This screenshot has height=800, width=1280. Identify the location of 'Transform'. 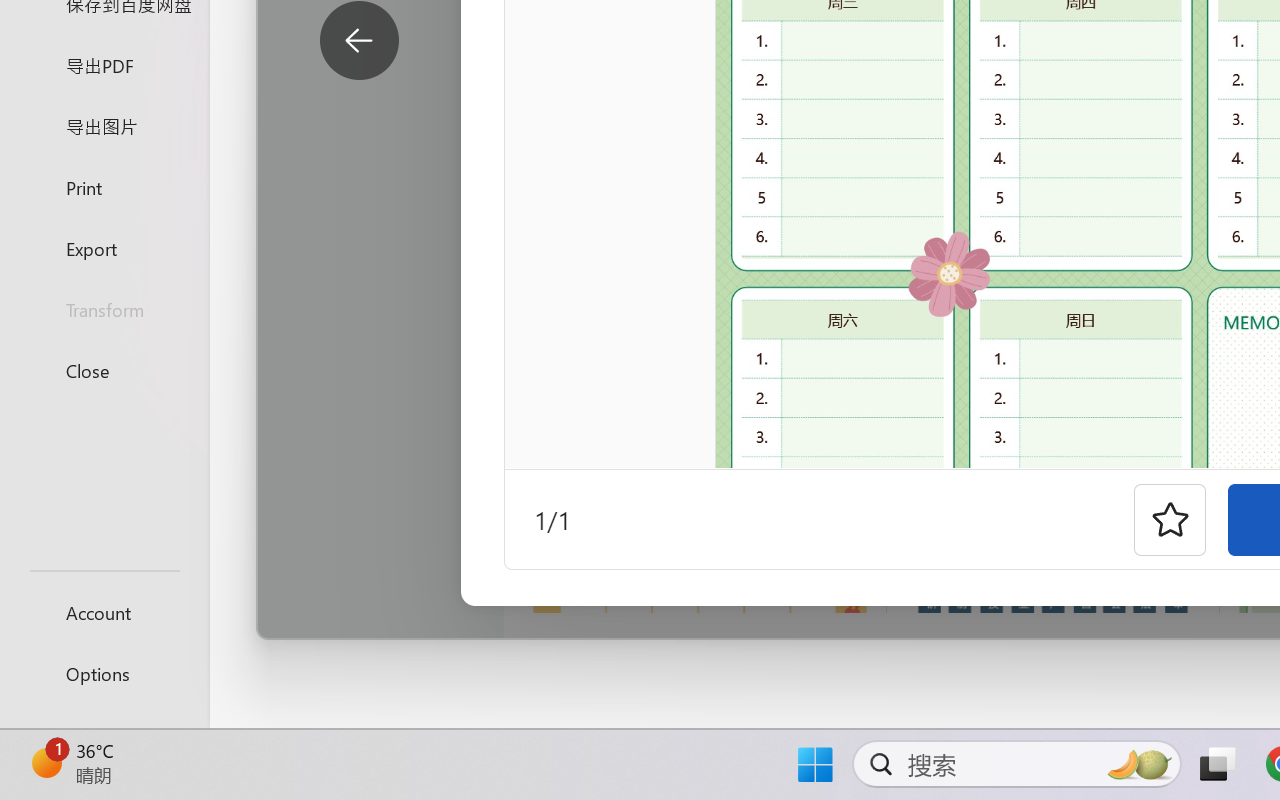
(103, 308).